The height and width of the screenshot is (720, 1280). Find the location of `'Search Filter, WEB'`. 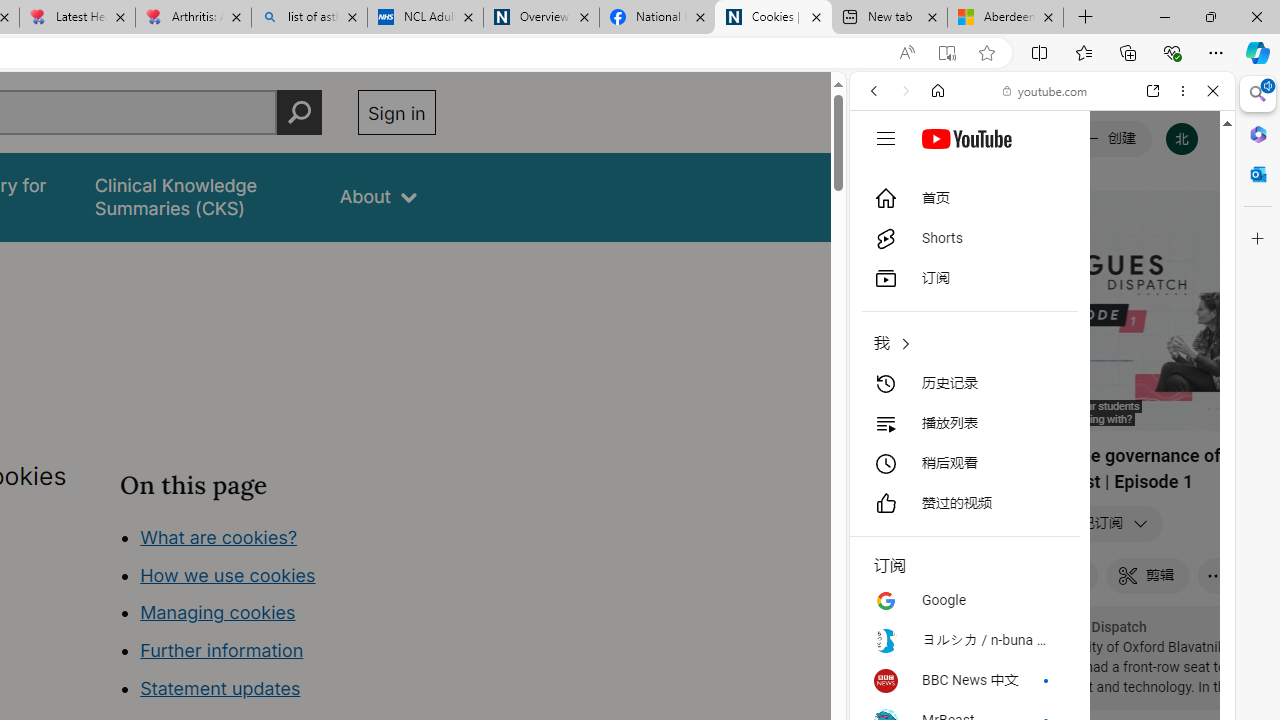

'Search Filter, WEB' is located at coordinates (881, 227).